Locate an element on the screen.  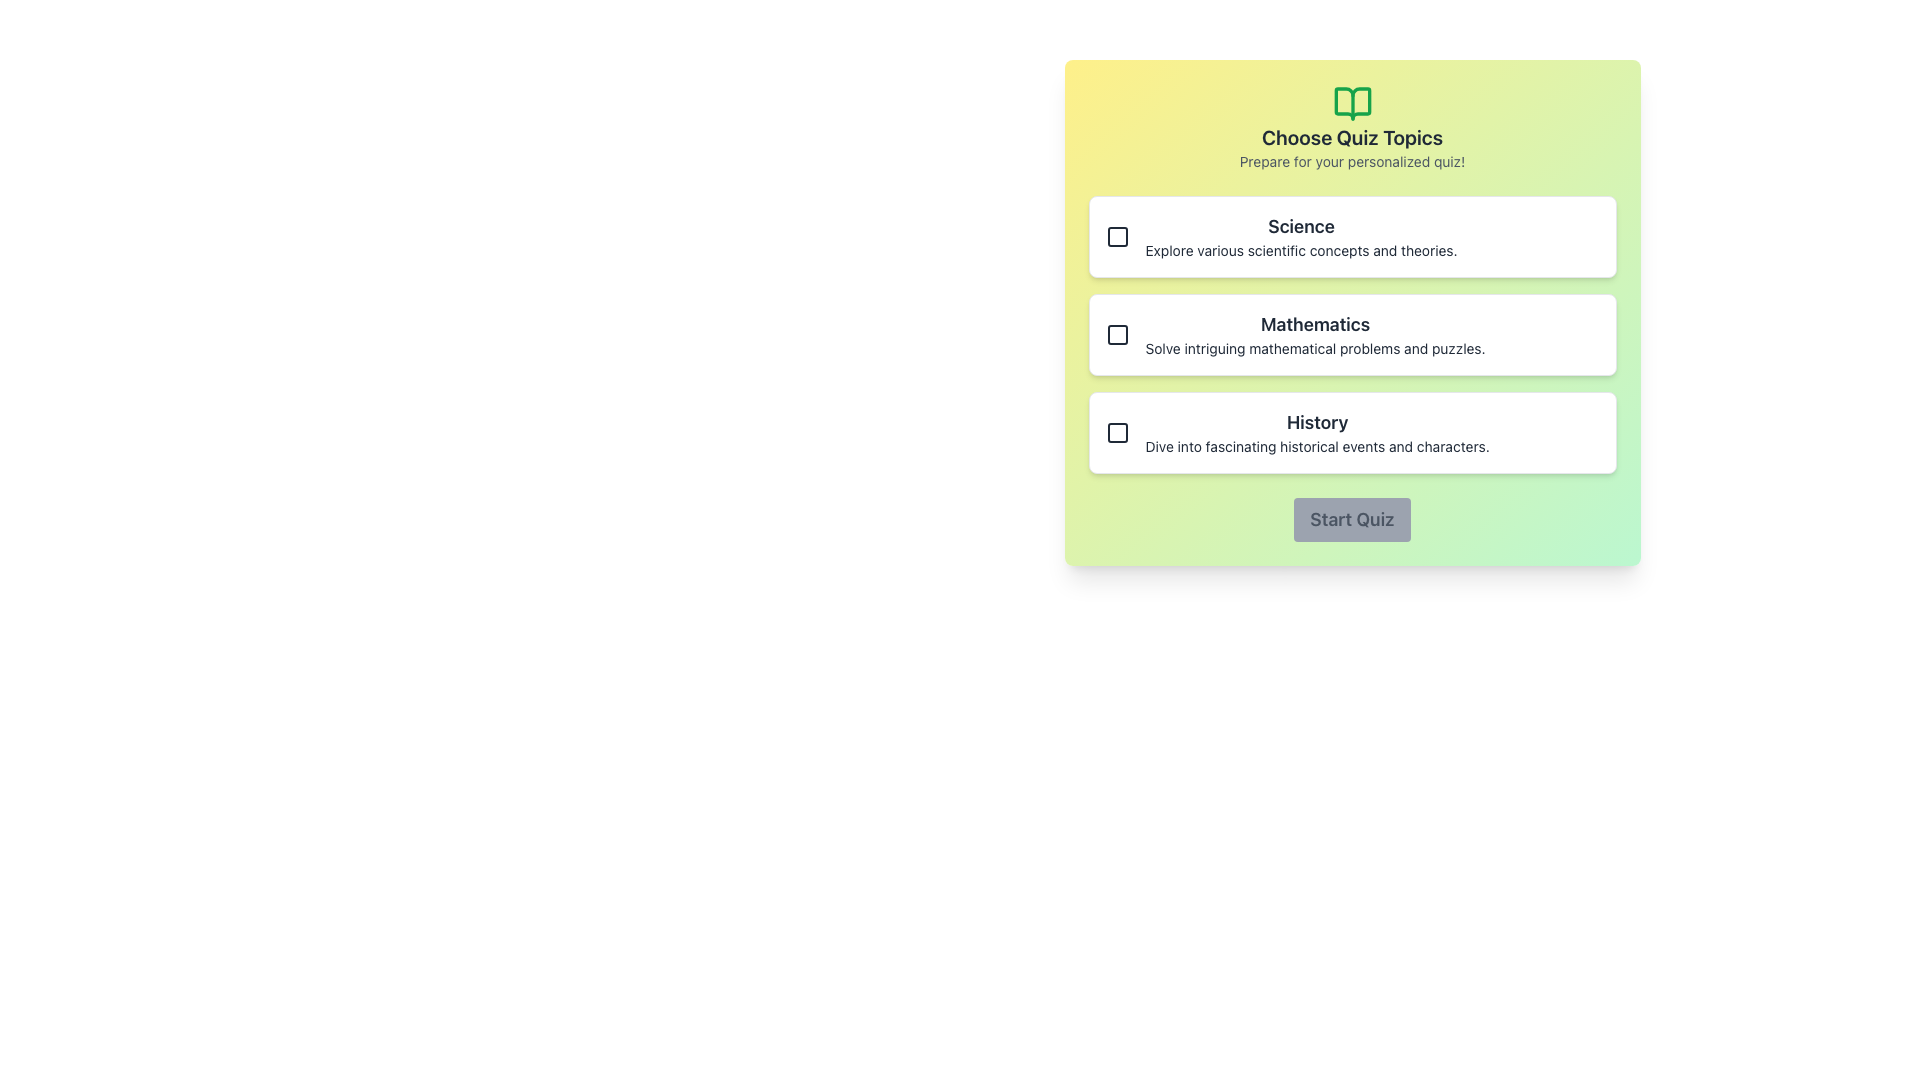
the static text heading element displaying 'Choose Quiz Topics', which is styled with a bold font and located below a green book icon is located at coordinates (1352, 137).